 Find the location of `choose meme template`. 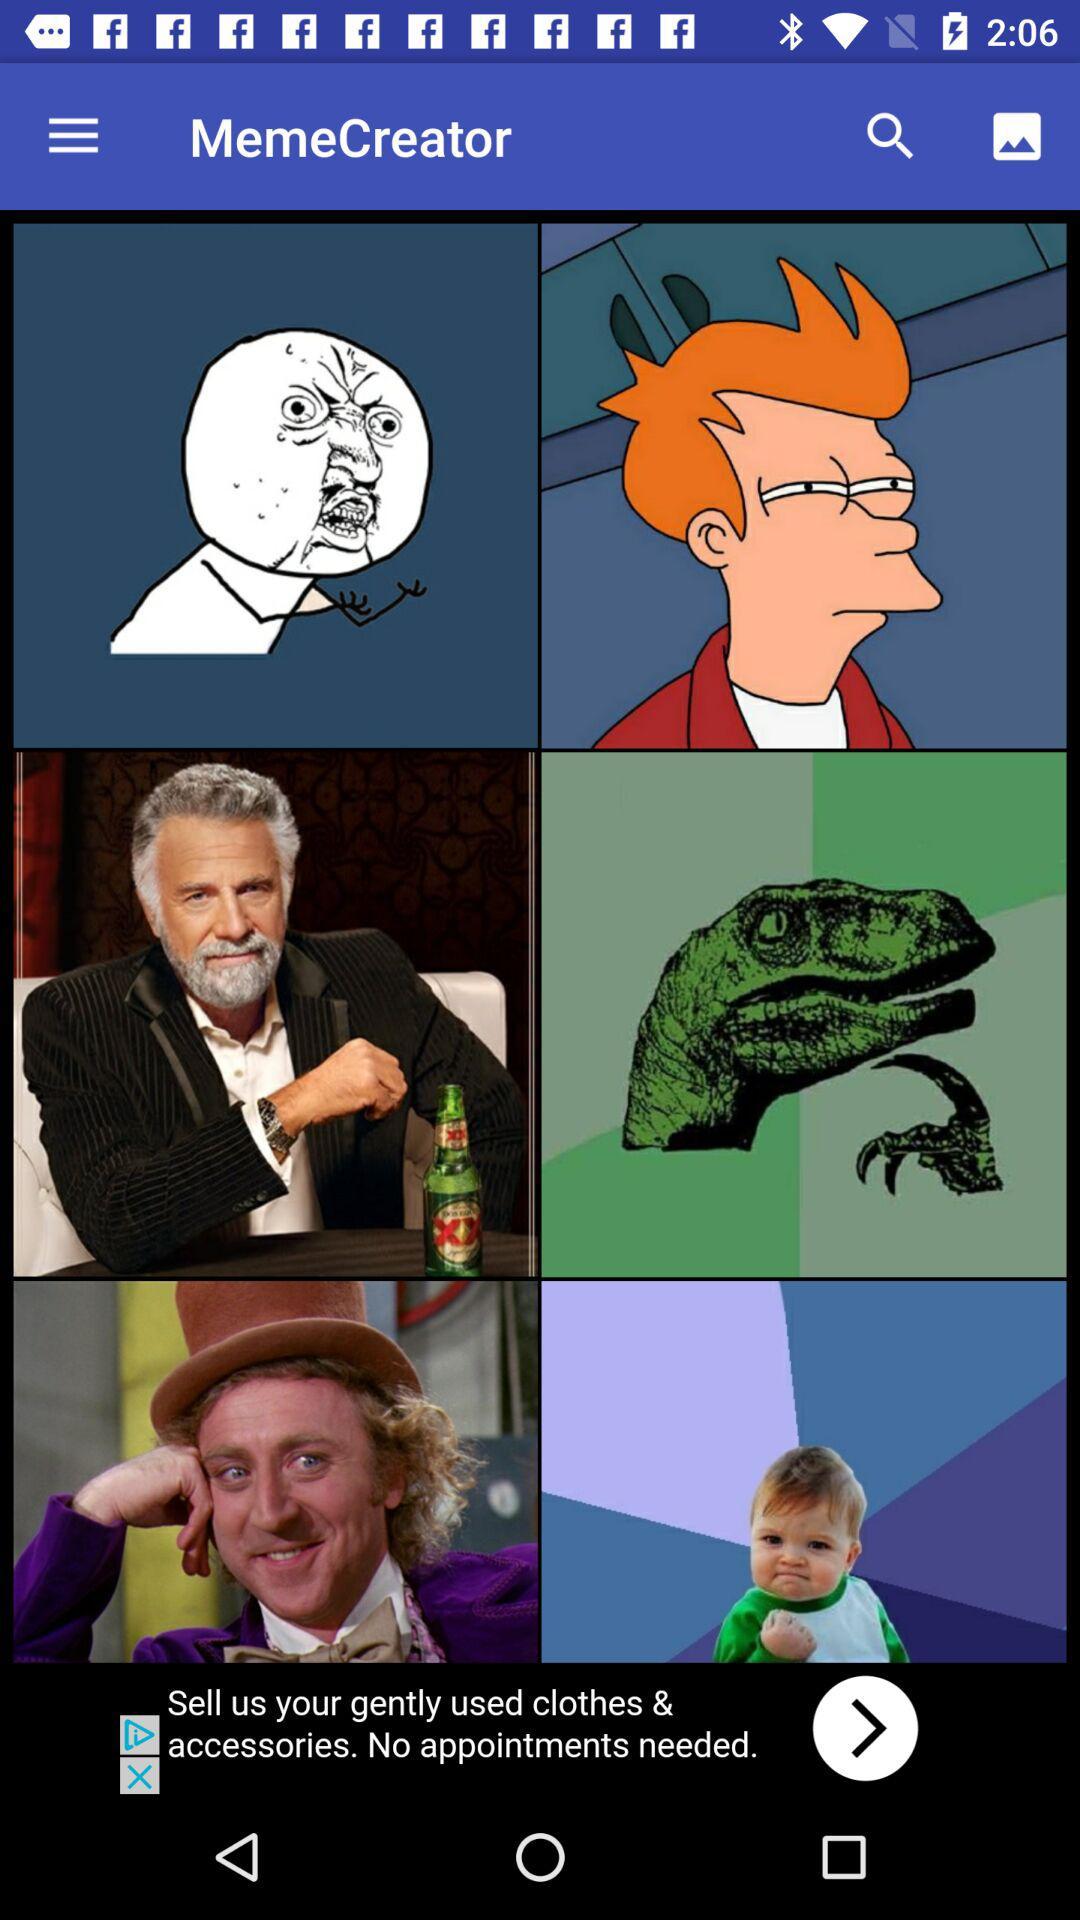

choose meme template is located at coordinates (802, 1471).